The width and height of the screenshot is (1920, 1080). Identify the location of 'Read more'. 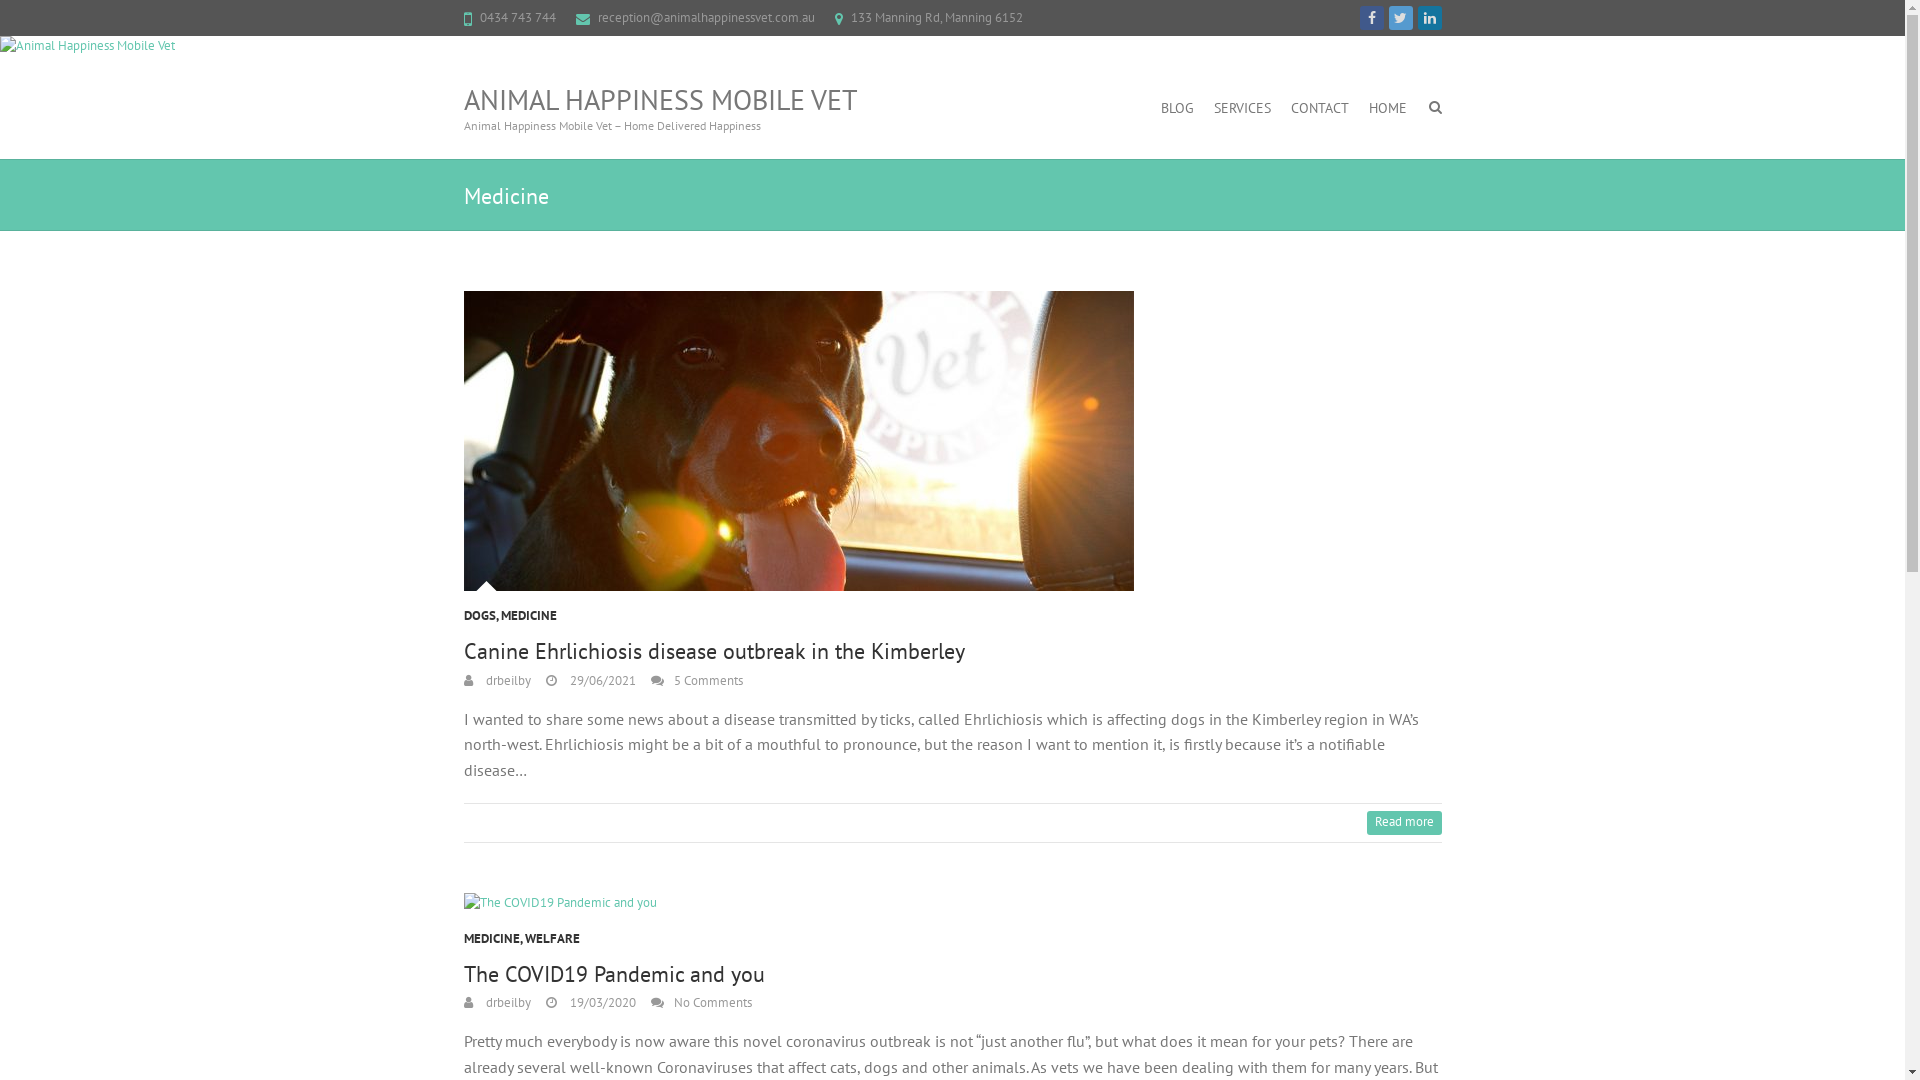
(1402, 822).